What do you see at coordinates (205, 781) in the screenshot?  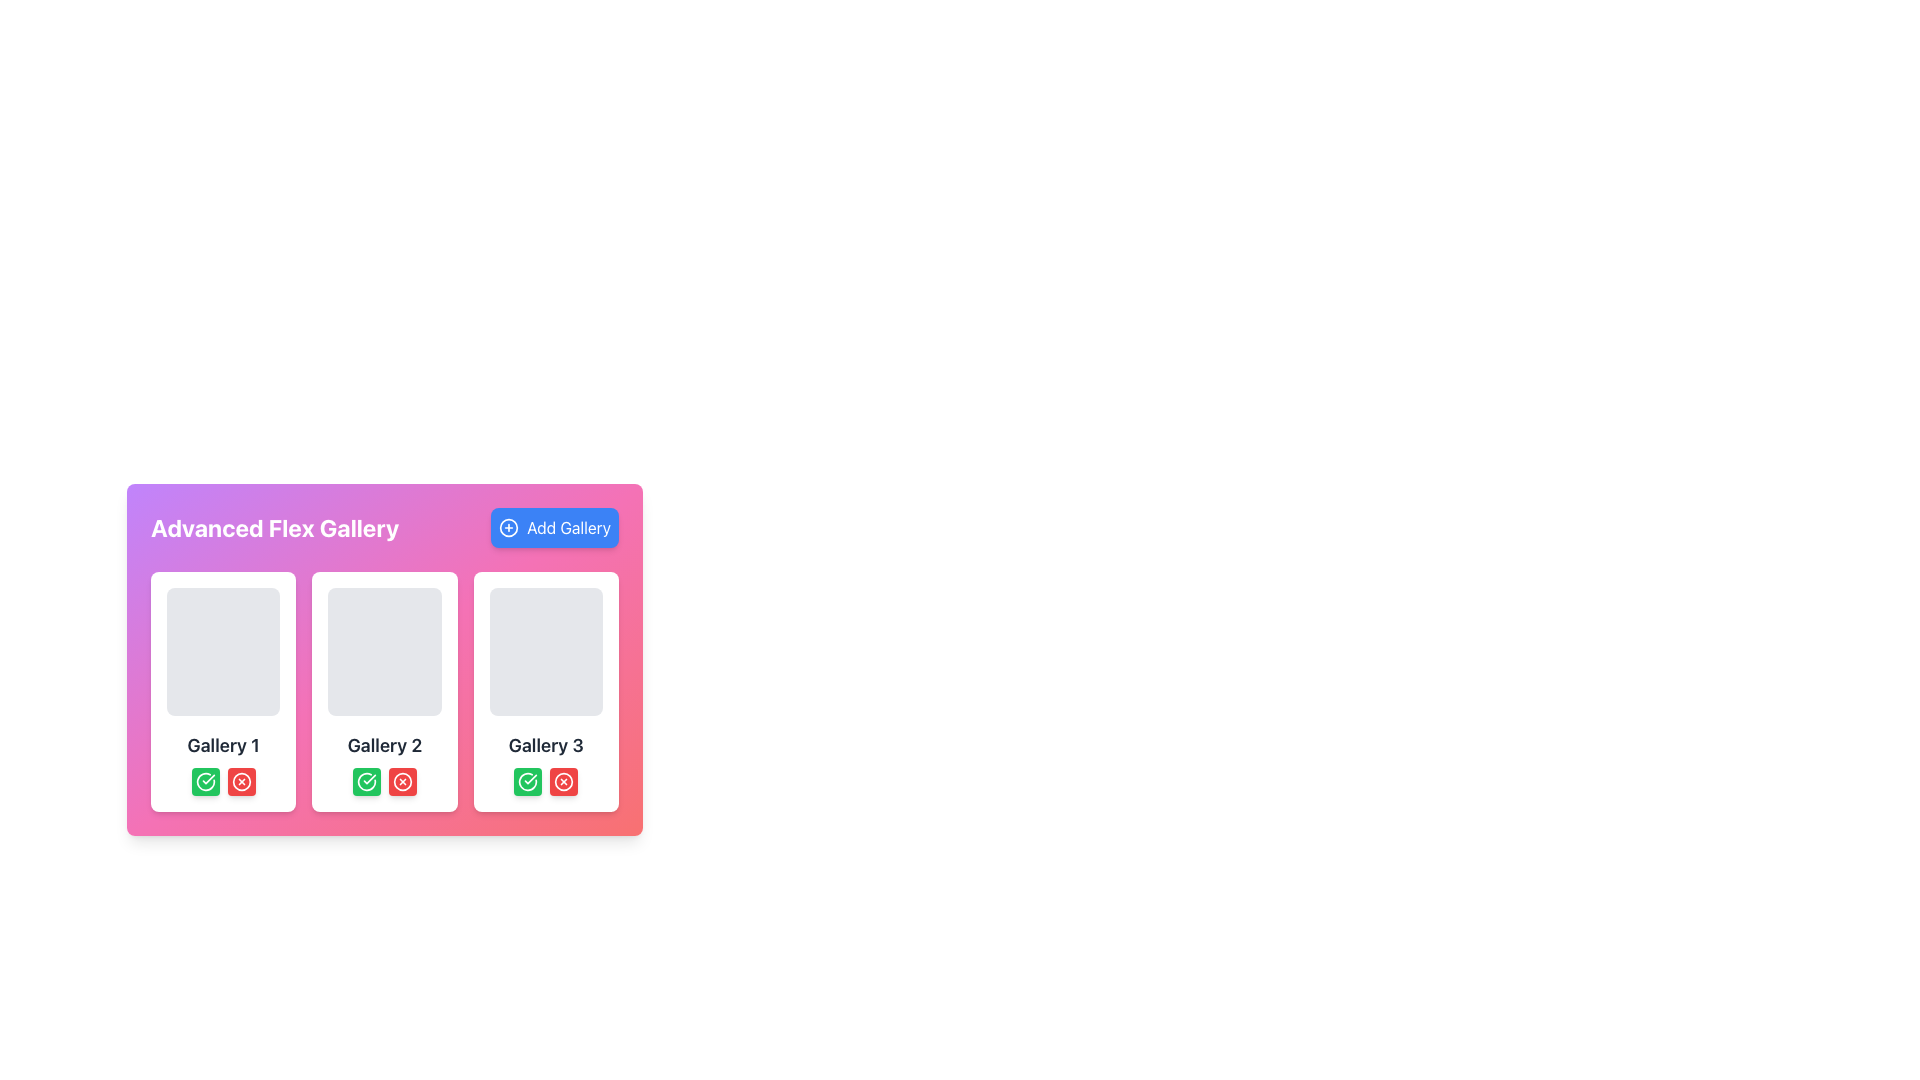 I see `the confirmation button located at the bottom-right of the 'Gallery 2' card to confirm an action` at bounding box center [205, 781].